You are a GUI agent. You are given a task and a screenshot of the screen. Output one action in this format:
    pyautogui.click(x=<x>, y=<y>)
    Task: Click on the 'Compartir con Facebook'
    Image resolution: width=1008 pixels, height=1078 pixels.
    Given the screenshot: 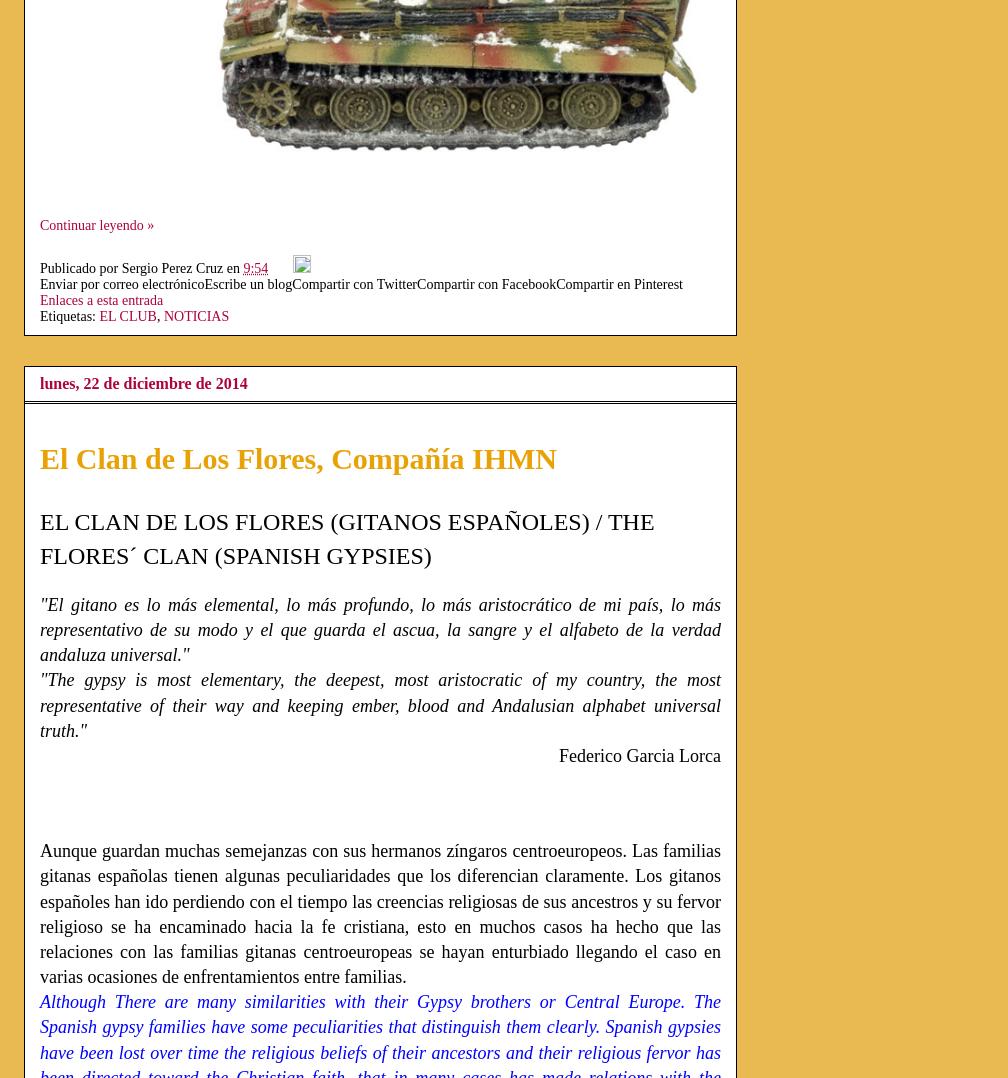 What is the action you would take?
    pyautogui.click(x=486, y=284)
    